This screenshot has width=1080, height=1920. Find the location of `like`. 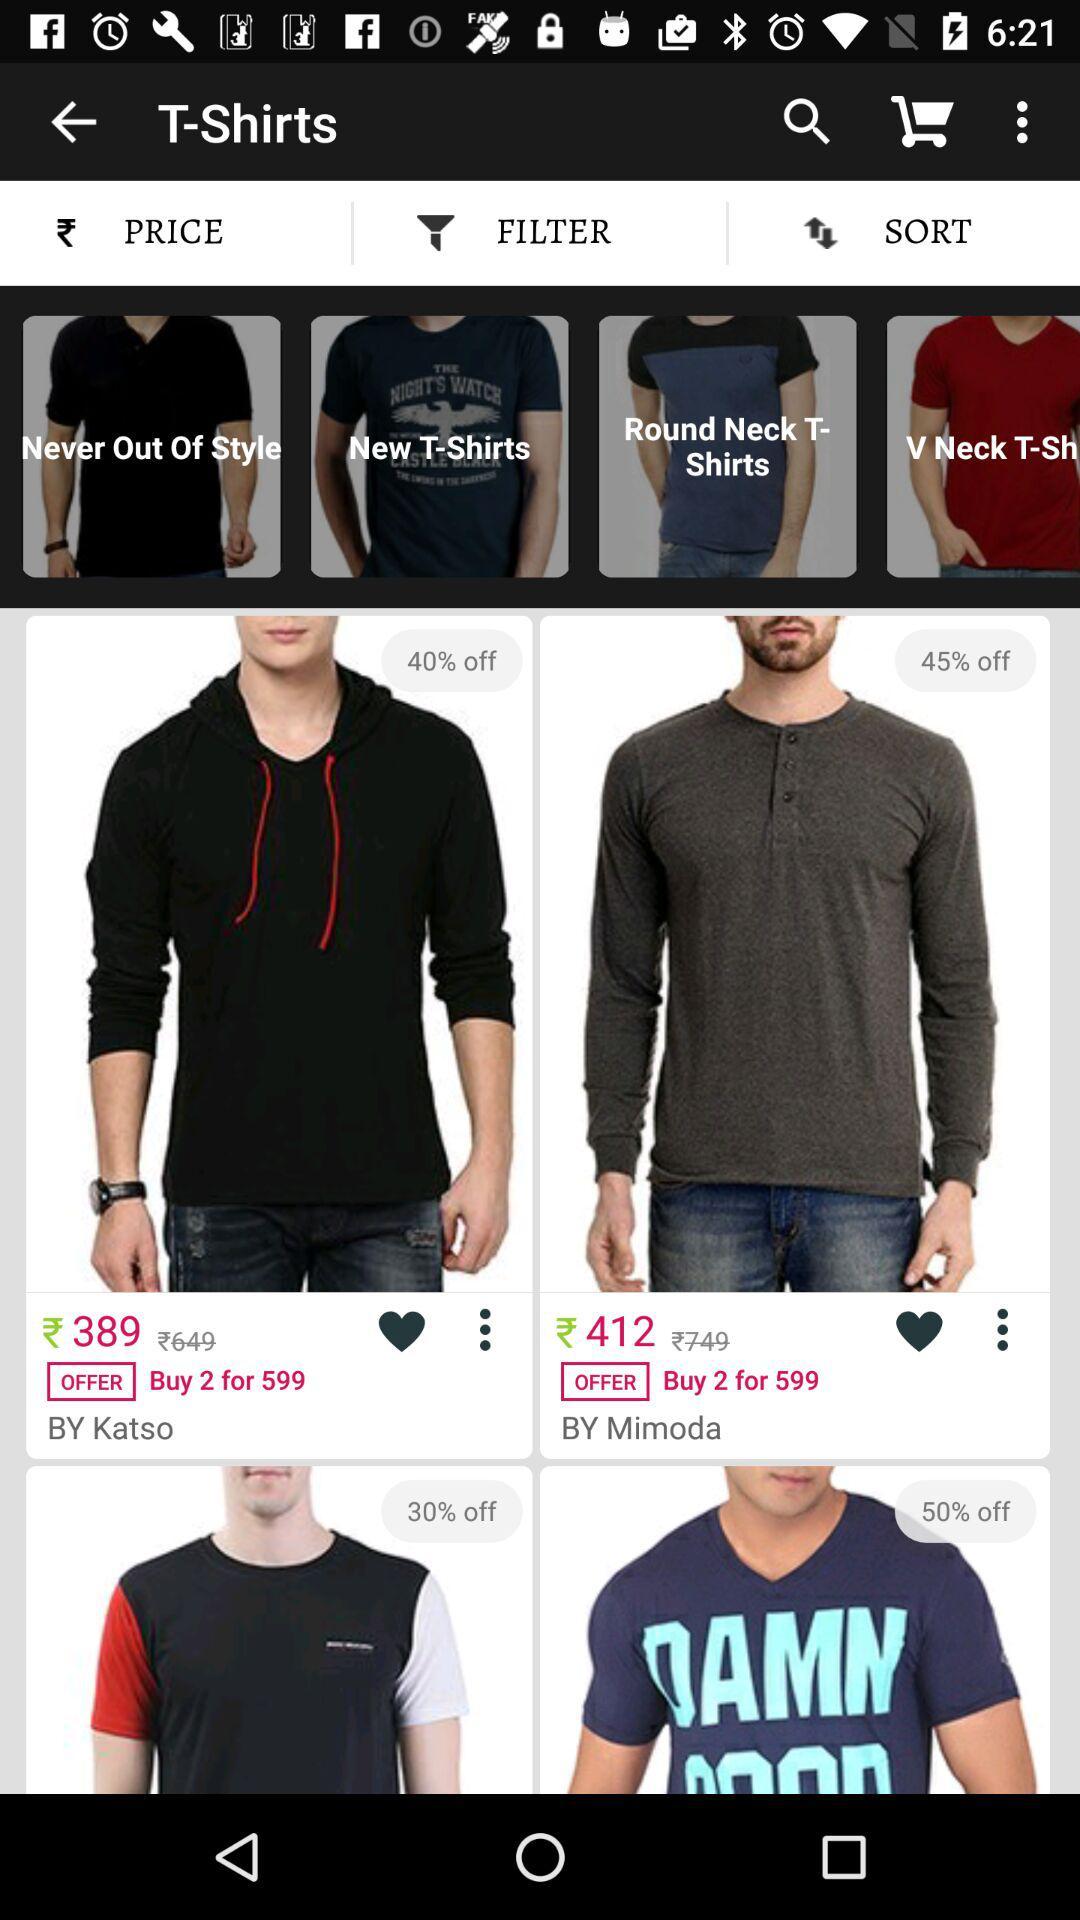

like is located at coordinates (918, 1329).